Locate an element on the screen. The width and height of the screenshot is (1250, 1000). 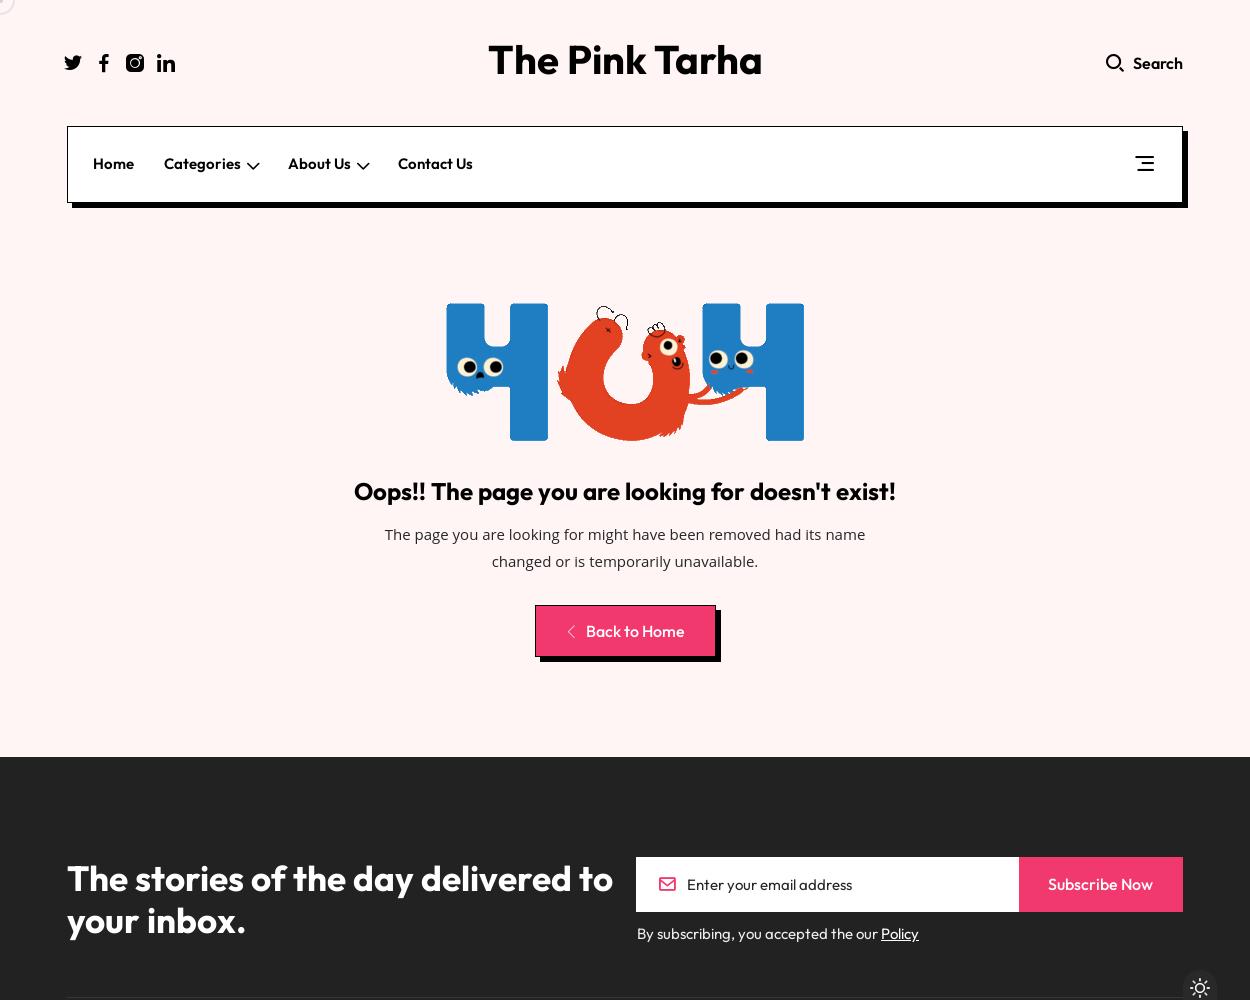
'Shopping' is located at coordinates (221, 320).